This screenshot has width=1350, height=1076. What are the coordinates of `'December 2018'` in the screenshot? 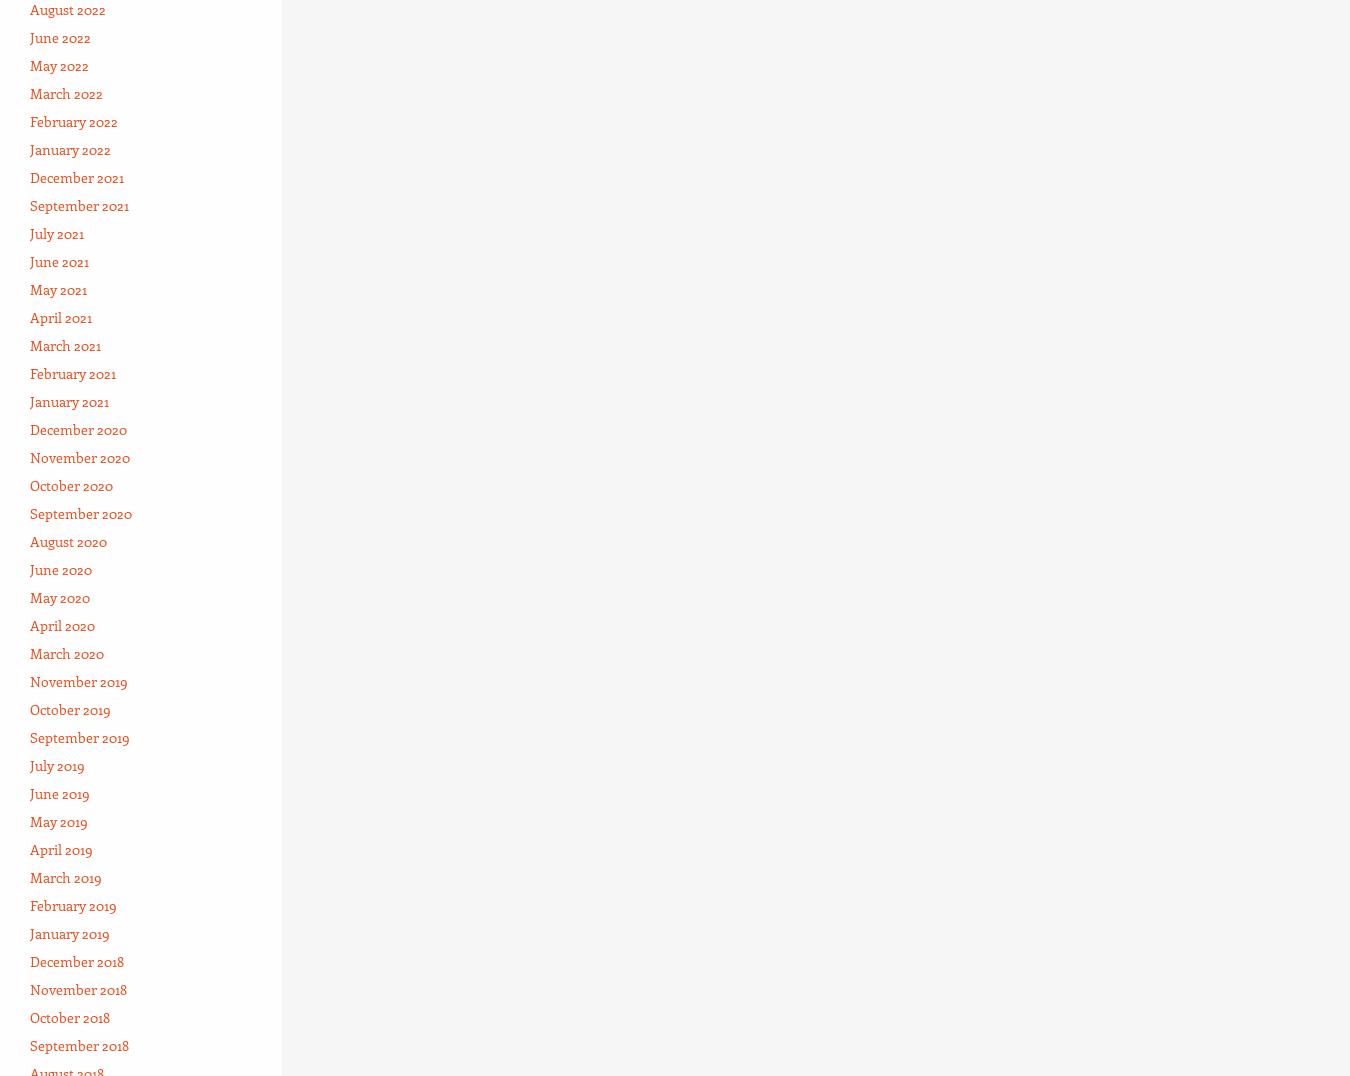 It's located at (75, 960).